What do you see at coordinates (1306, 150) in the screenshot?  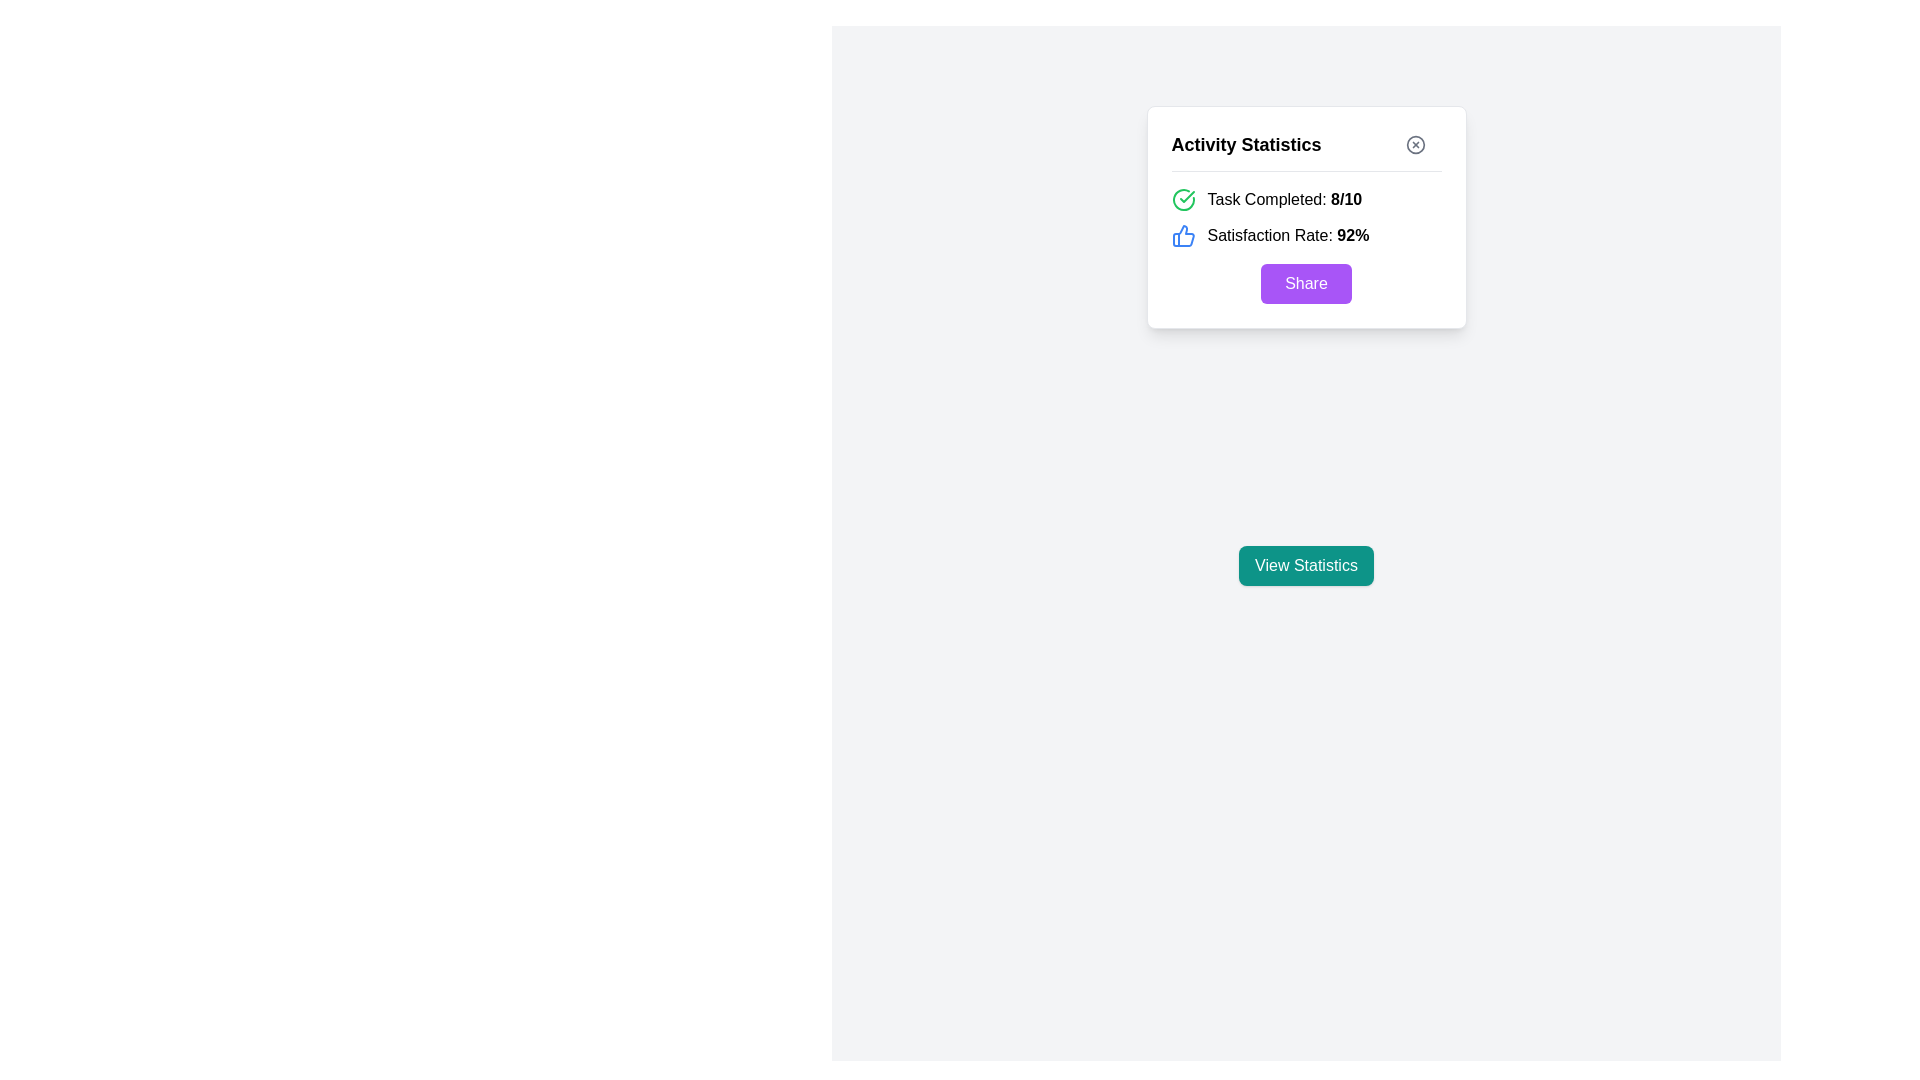 I see `the Text Block that serves as the title for the statistics overview card, located at the top of the white card-like panel` at bounding box center [1306, 150].